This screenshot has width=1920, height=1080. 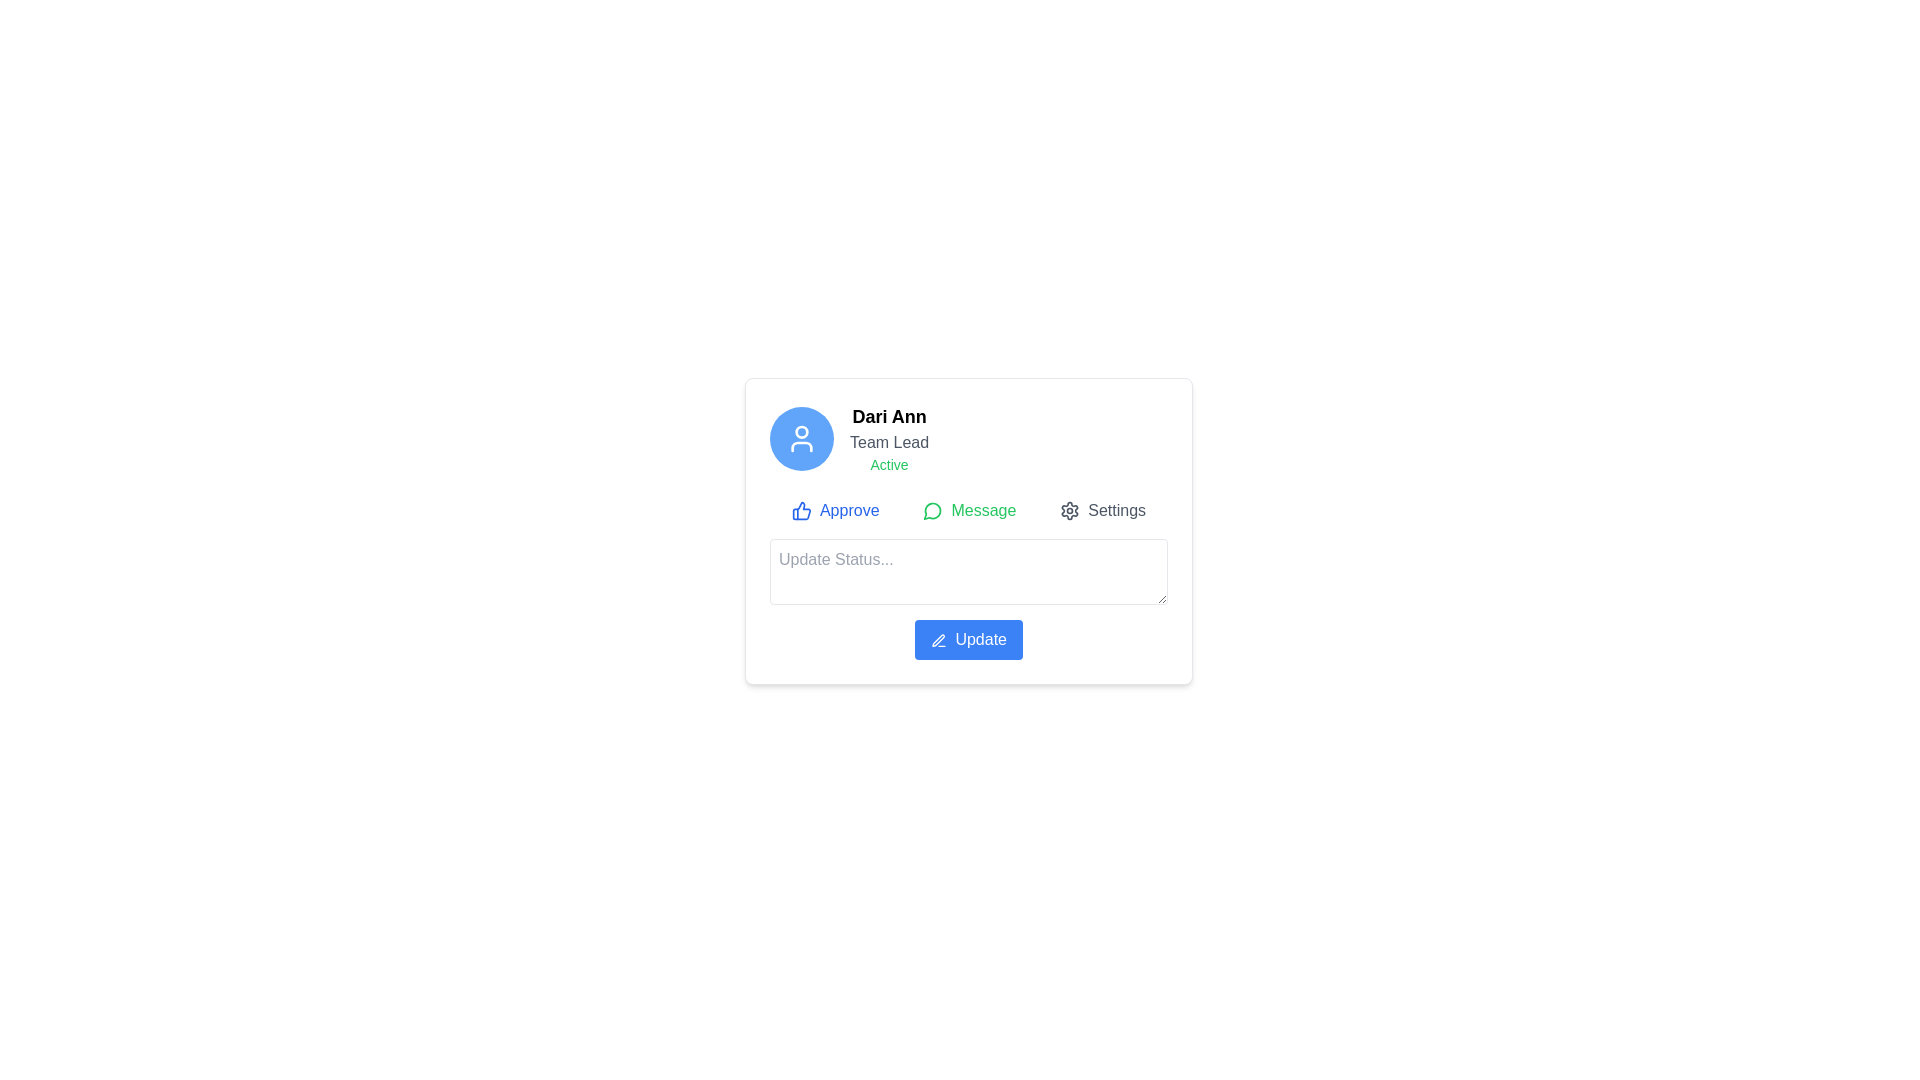 I want to click on the 'Approve' button, which is identifiable by its thumbs-up icon and blue text, positioned as the leftmost item among its siblings in a horizontal layout, so click(x=835, y=509).